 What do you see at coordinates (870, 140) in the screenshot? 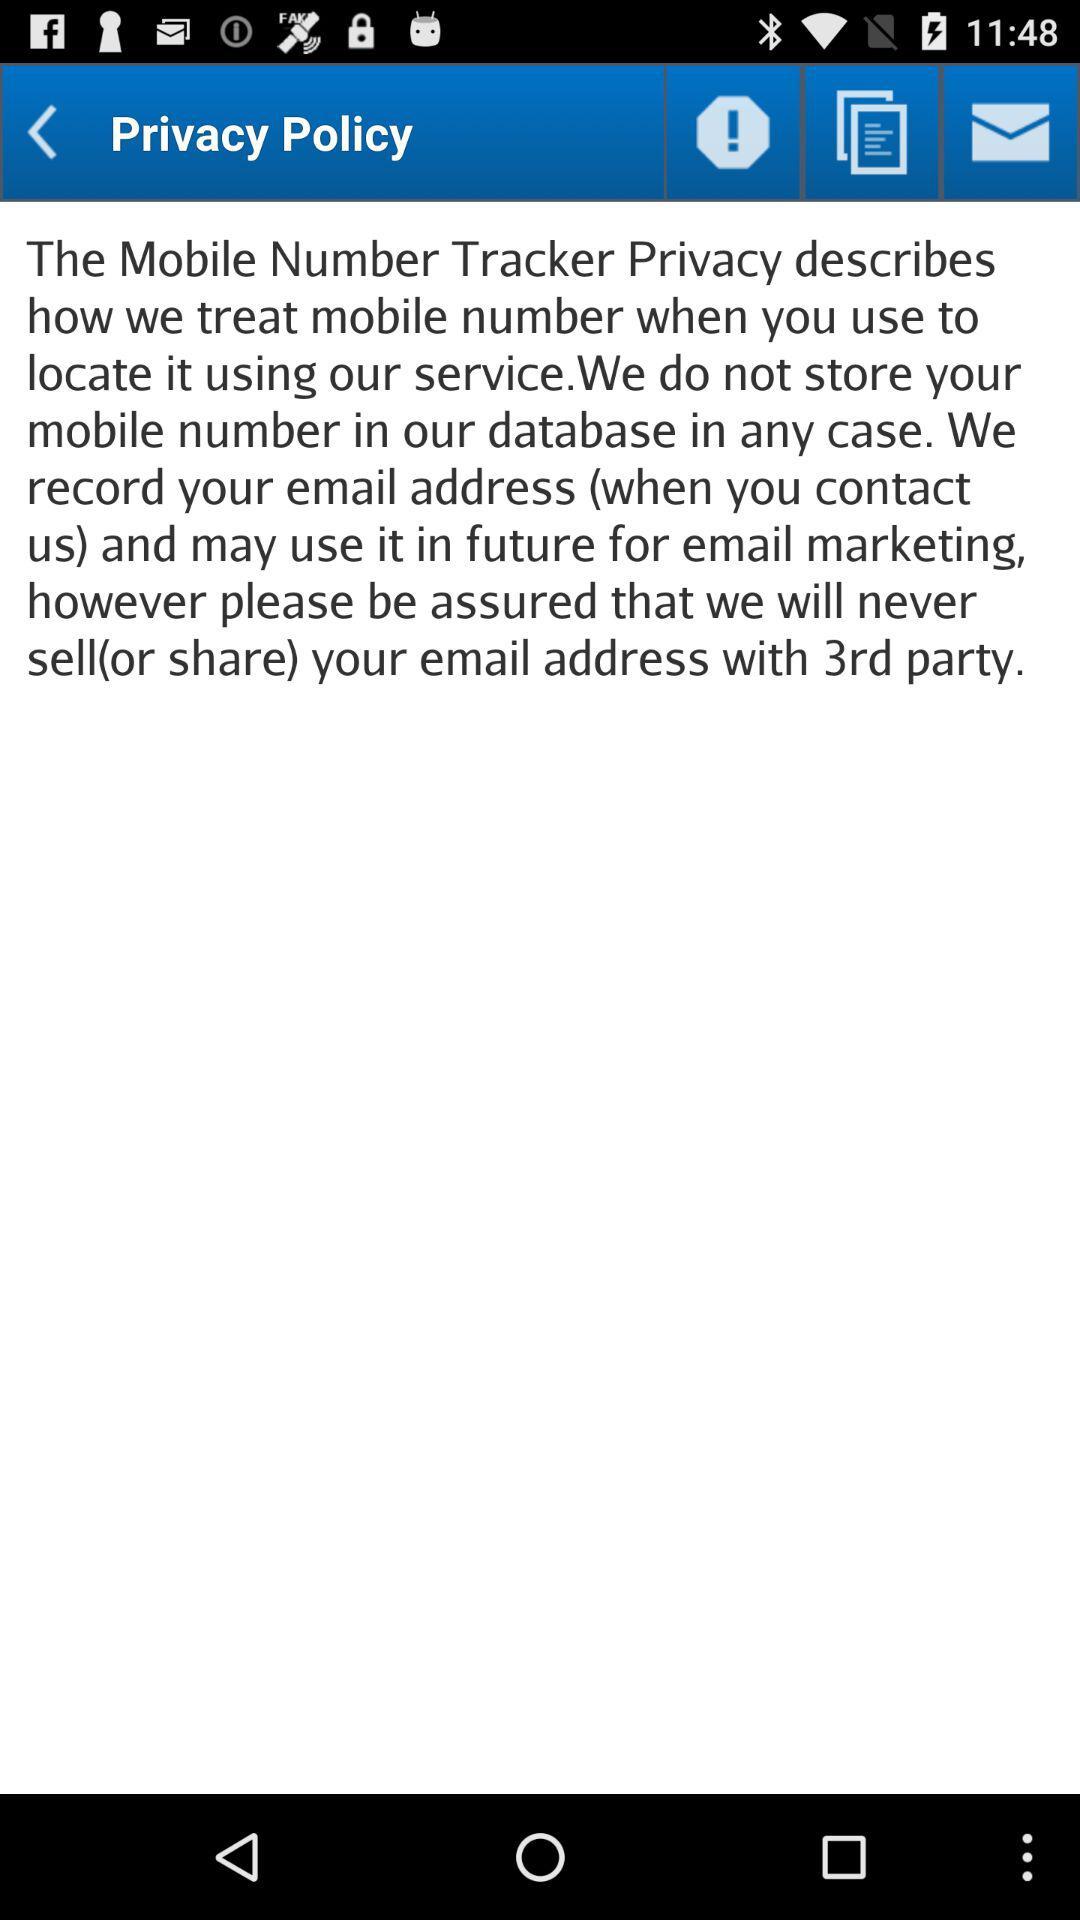
I see `the copy icon` at bounding box center [870, 140].